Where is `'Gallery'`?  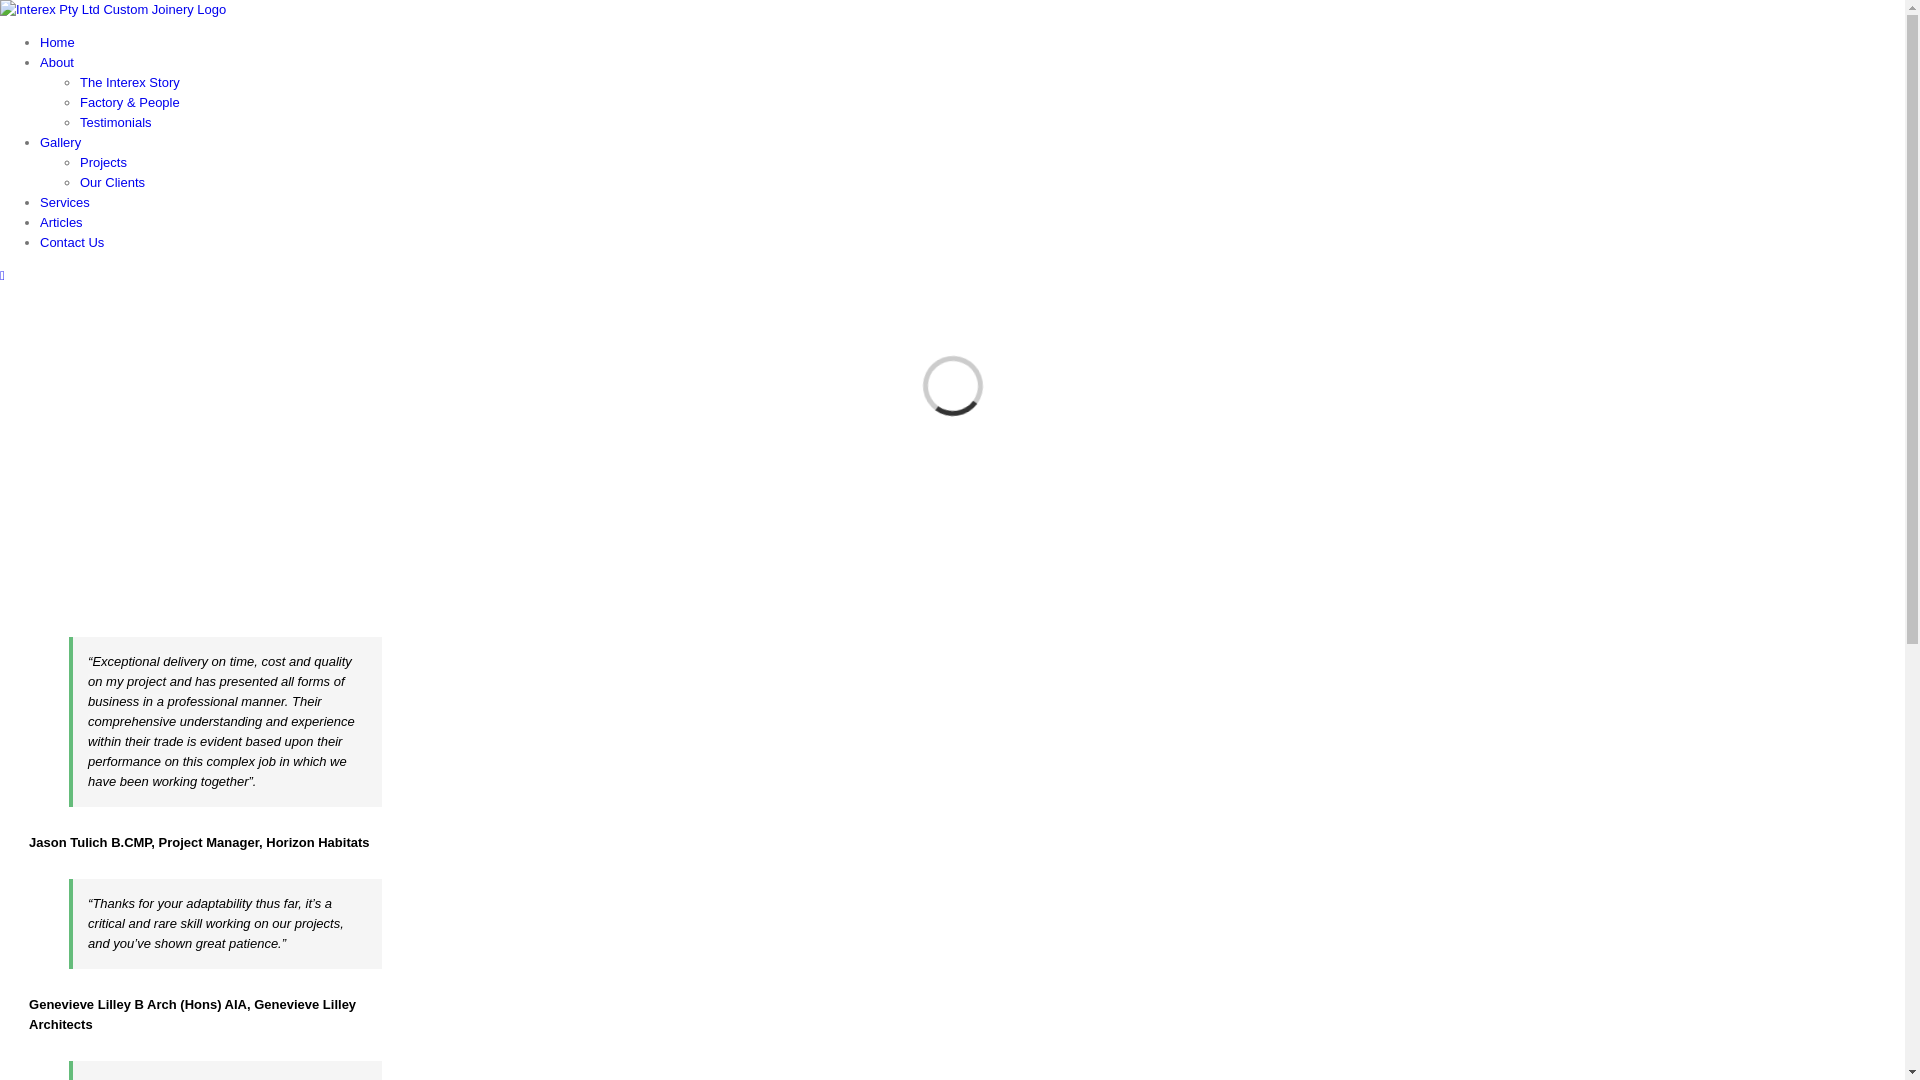 'Gallery' is located at coordinates (60, 141).